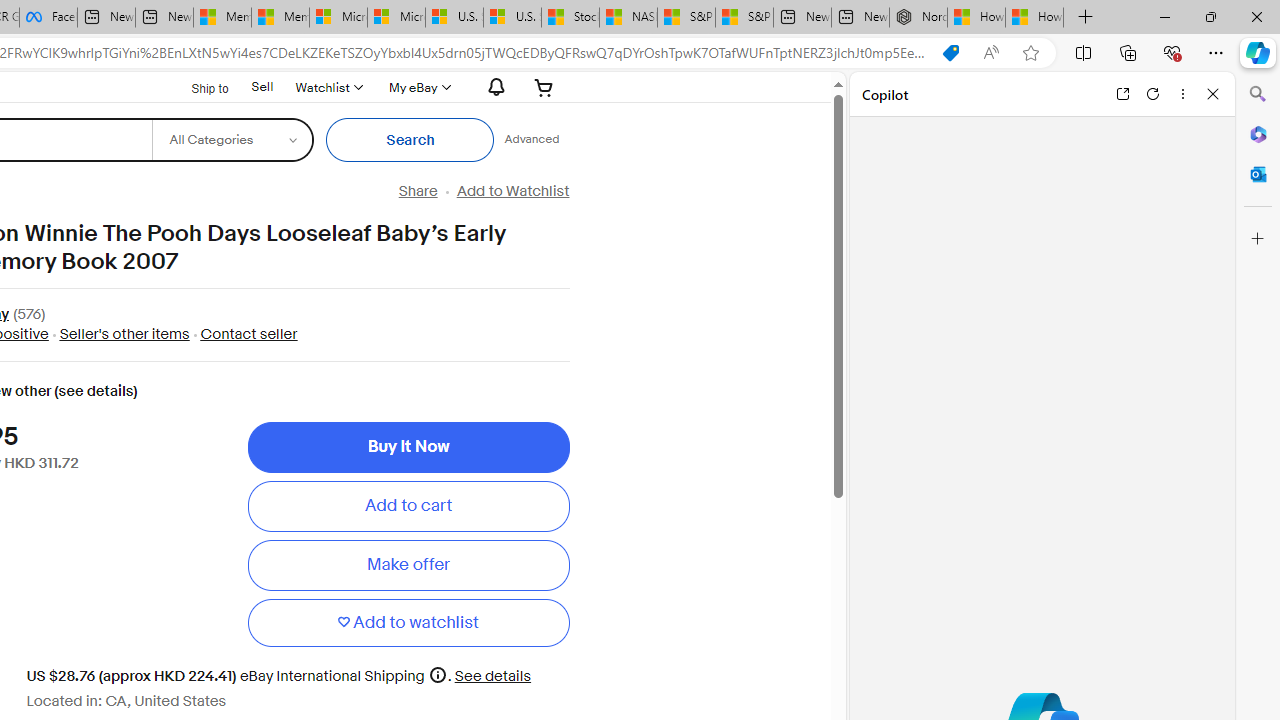 The width and height of the screenshot is (1280, 720). What do you see at coordinates (417, 86) in the screenshot?
I see `'My eBayExpand My eBay'` at bounding box center [417, 86].